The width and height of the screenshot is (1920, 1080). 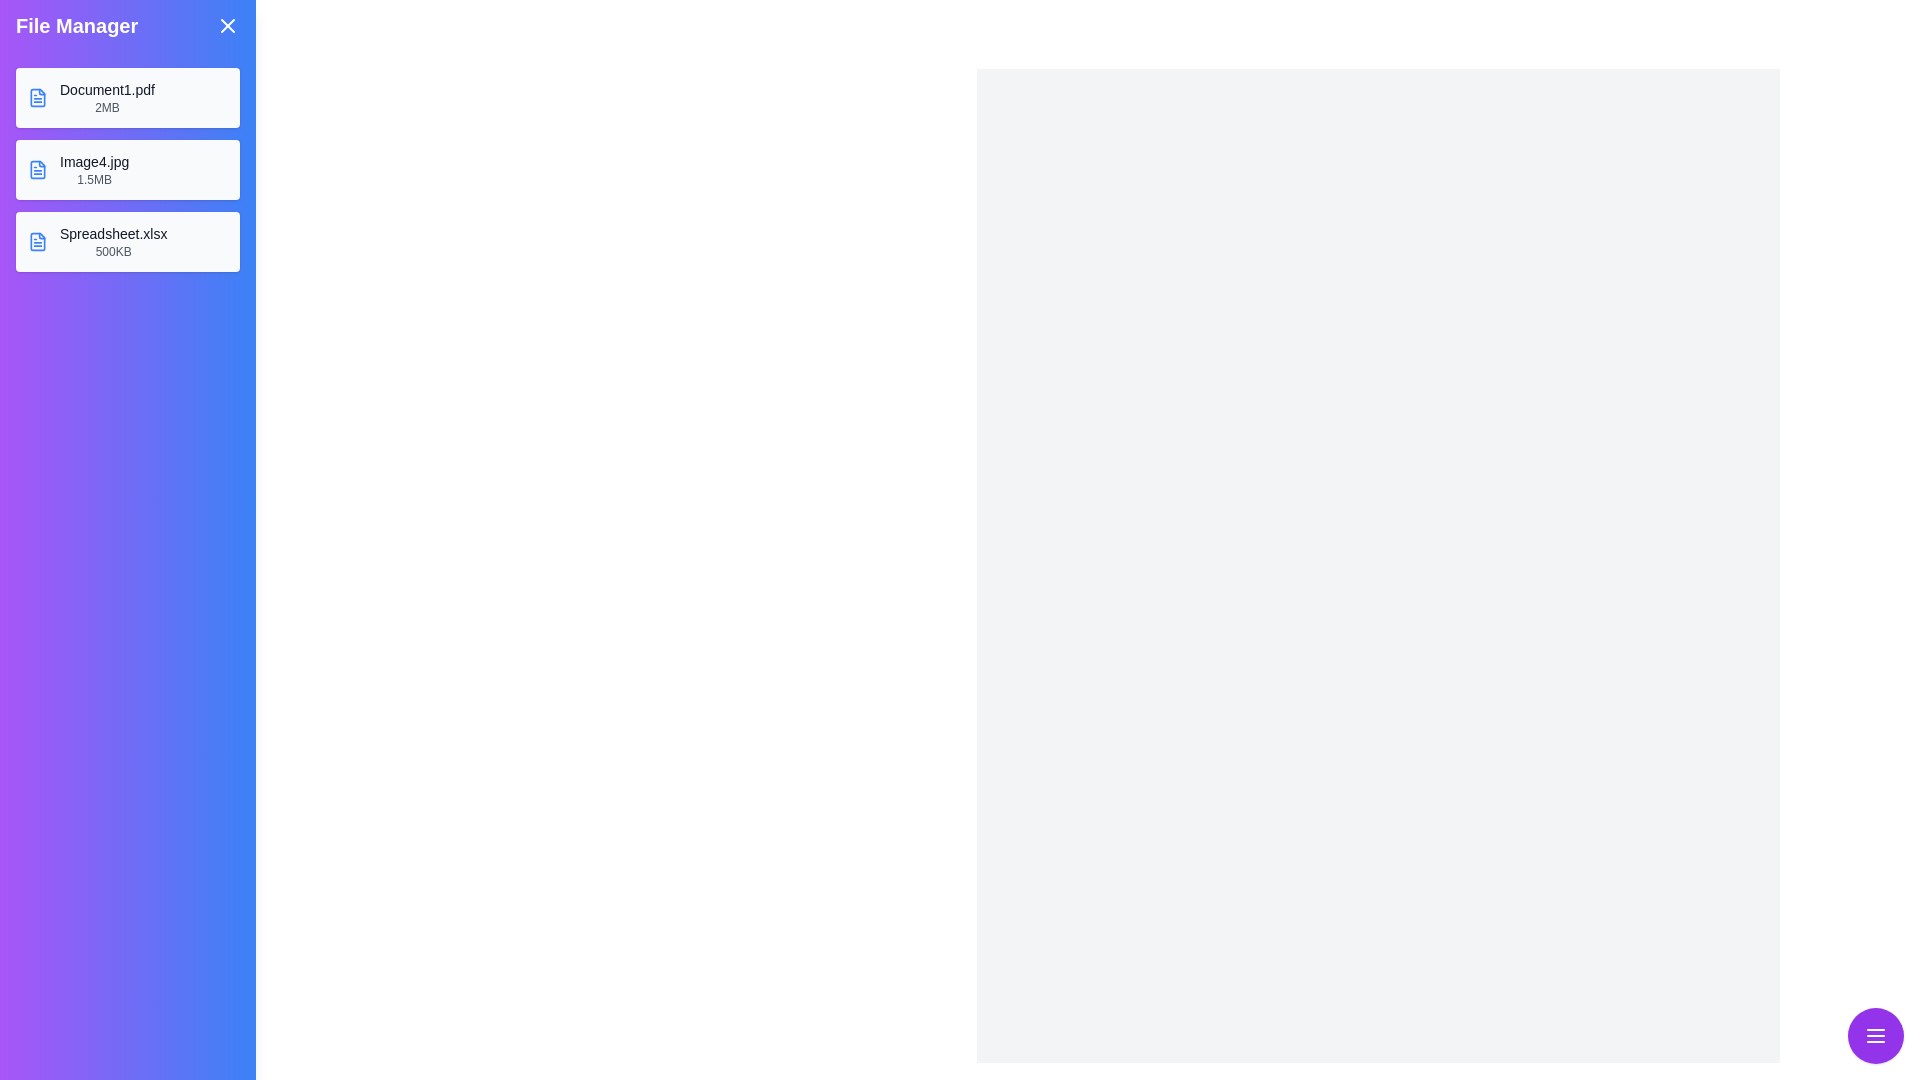 I want to click on the static text label displaying '2MB', which indicates the file size beneath 'Document1.pdf', so click(x=106, y=108).